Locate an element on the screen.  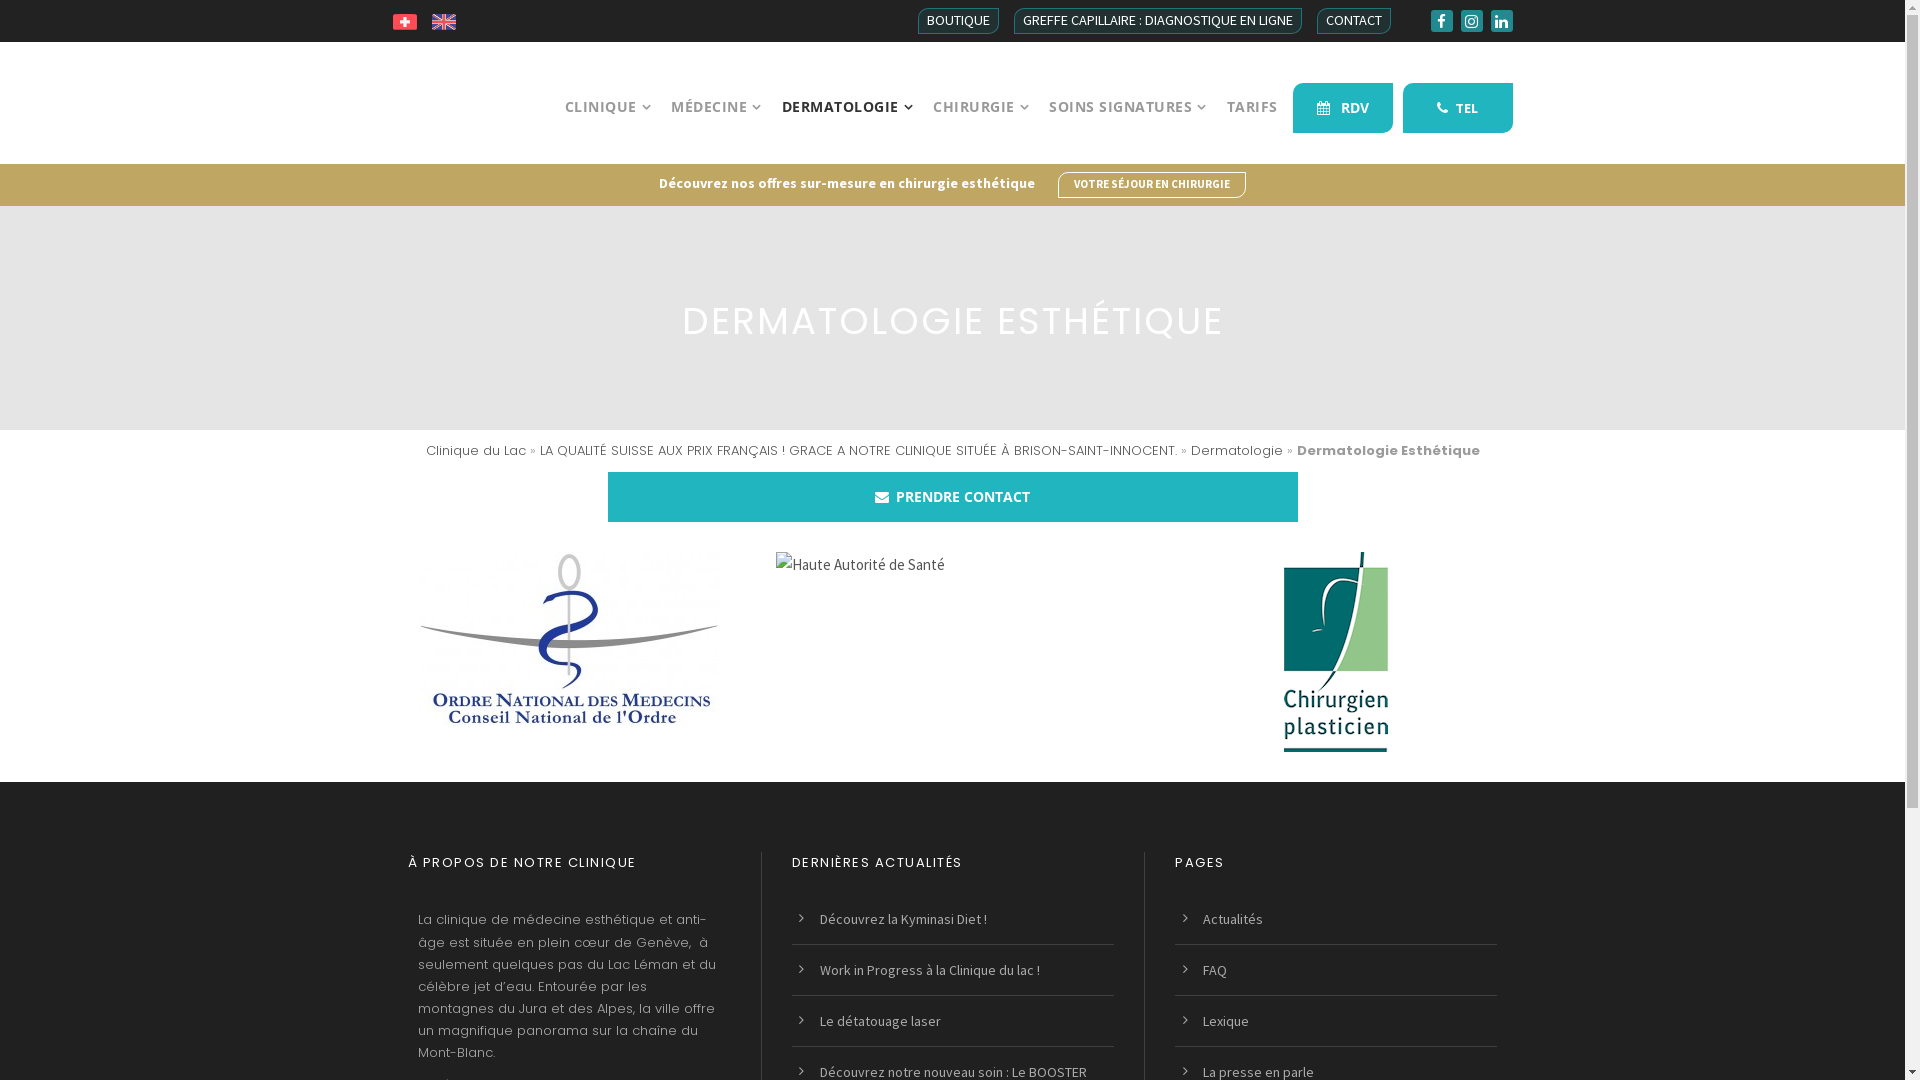
'GREFFE CAPILLAIRE : DIAGNOSTIQUE EN LIGNE' is located at coordinates (1157, 20).